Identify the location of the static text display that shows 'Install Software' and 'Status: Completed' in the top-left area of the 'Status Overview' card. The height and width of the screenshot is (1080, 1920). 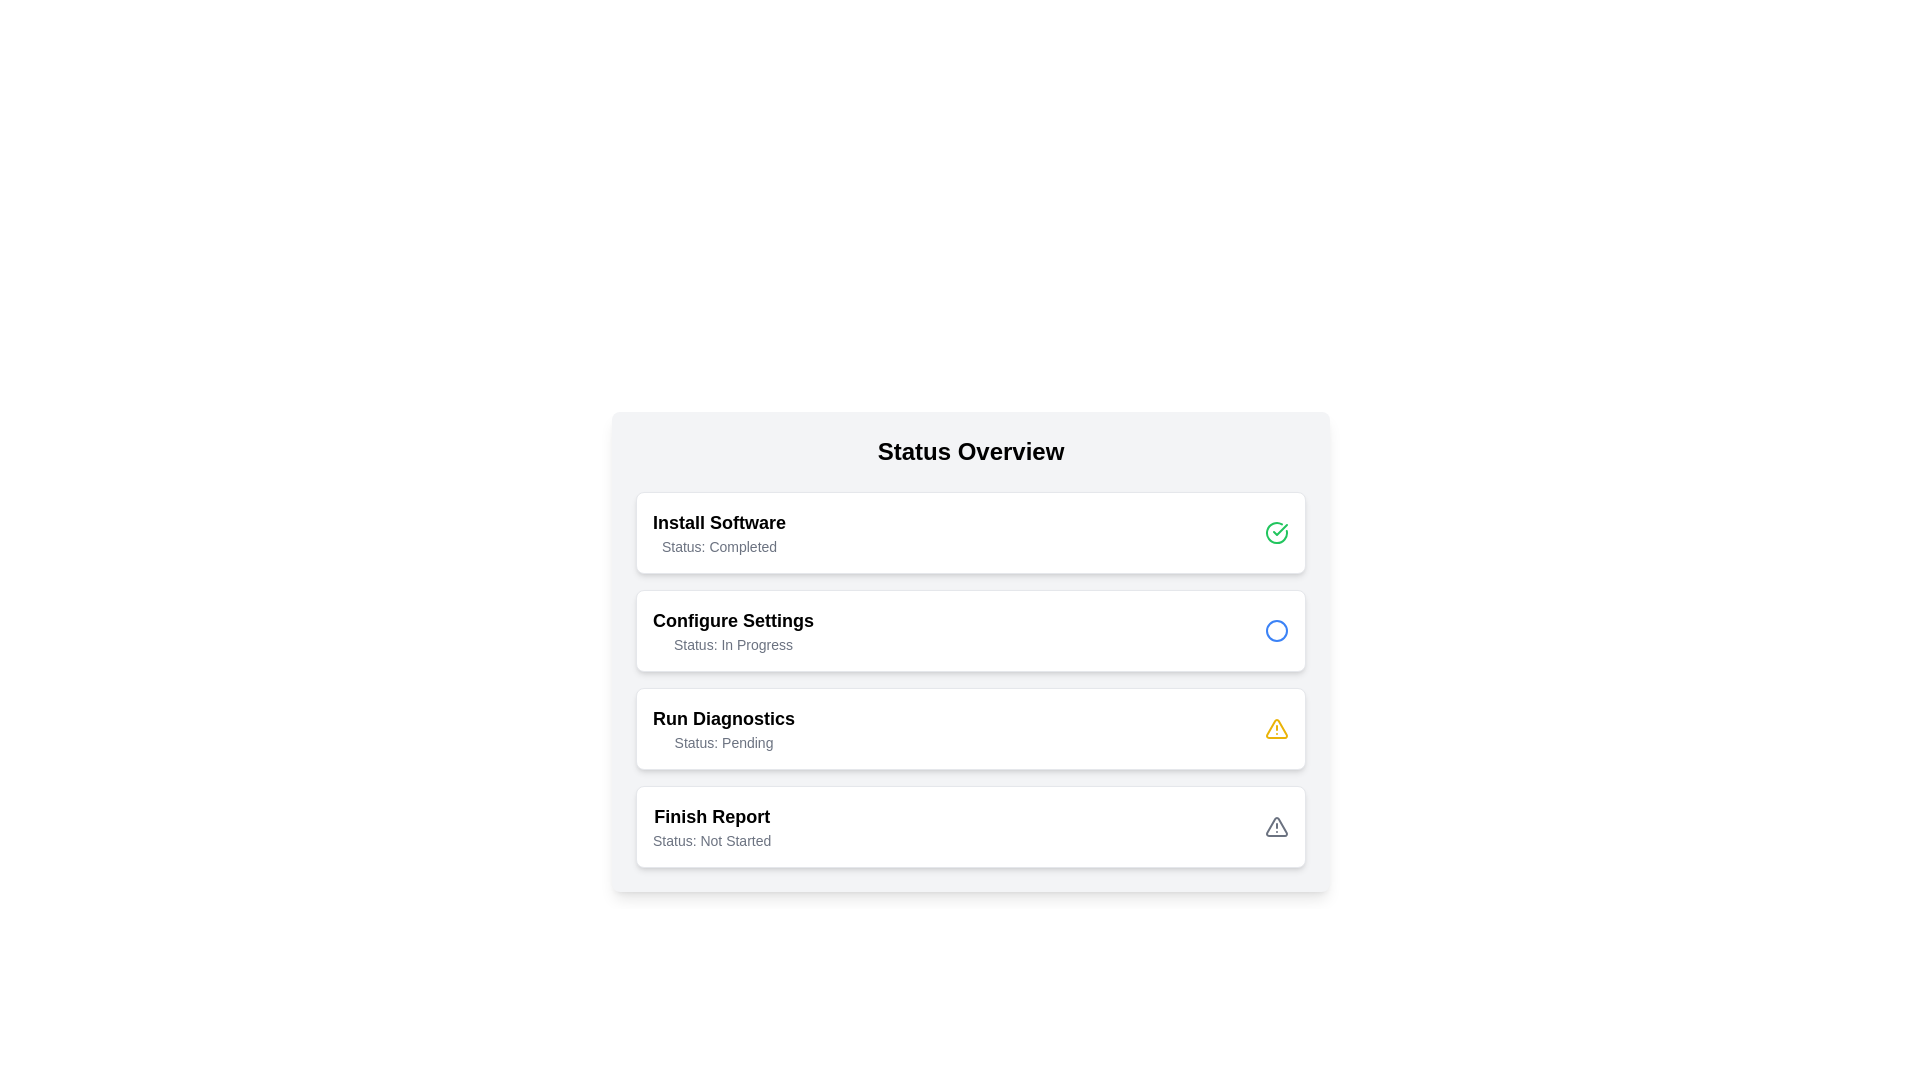
(719, 531).